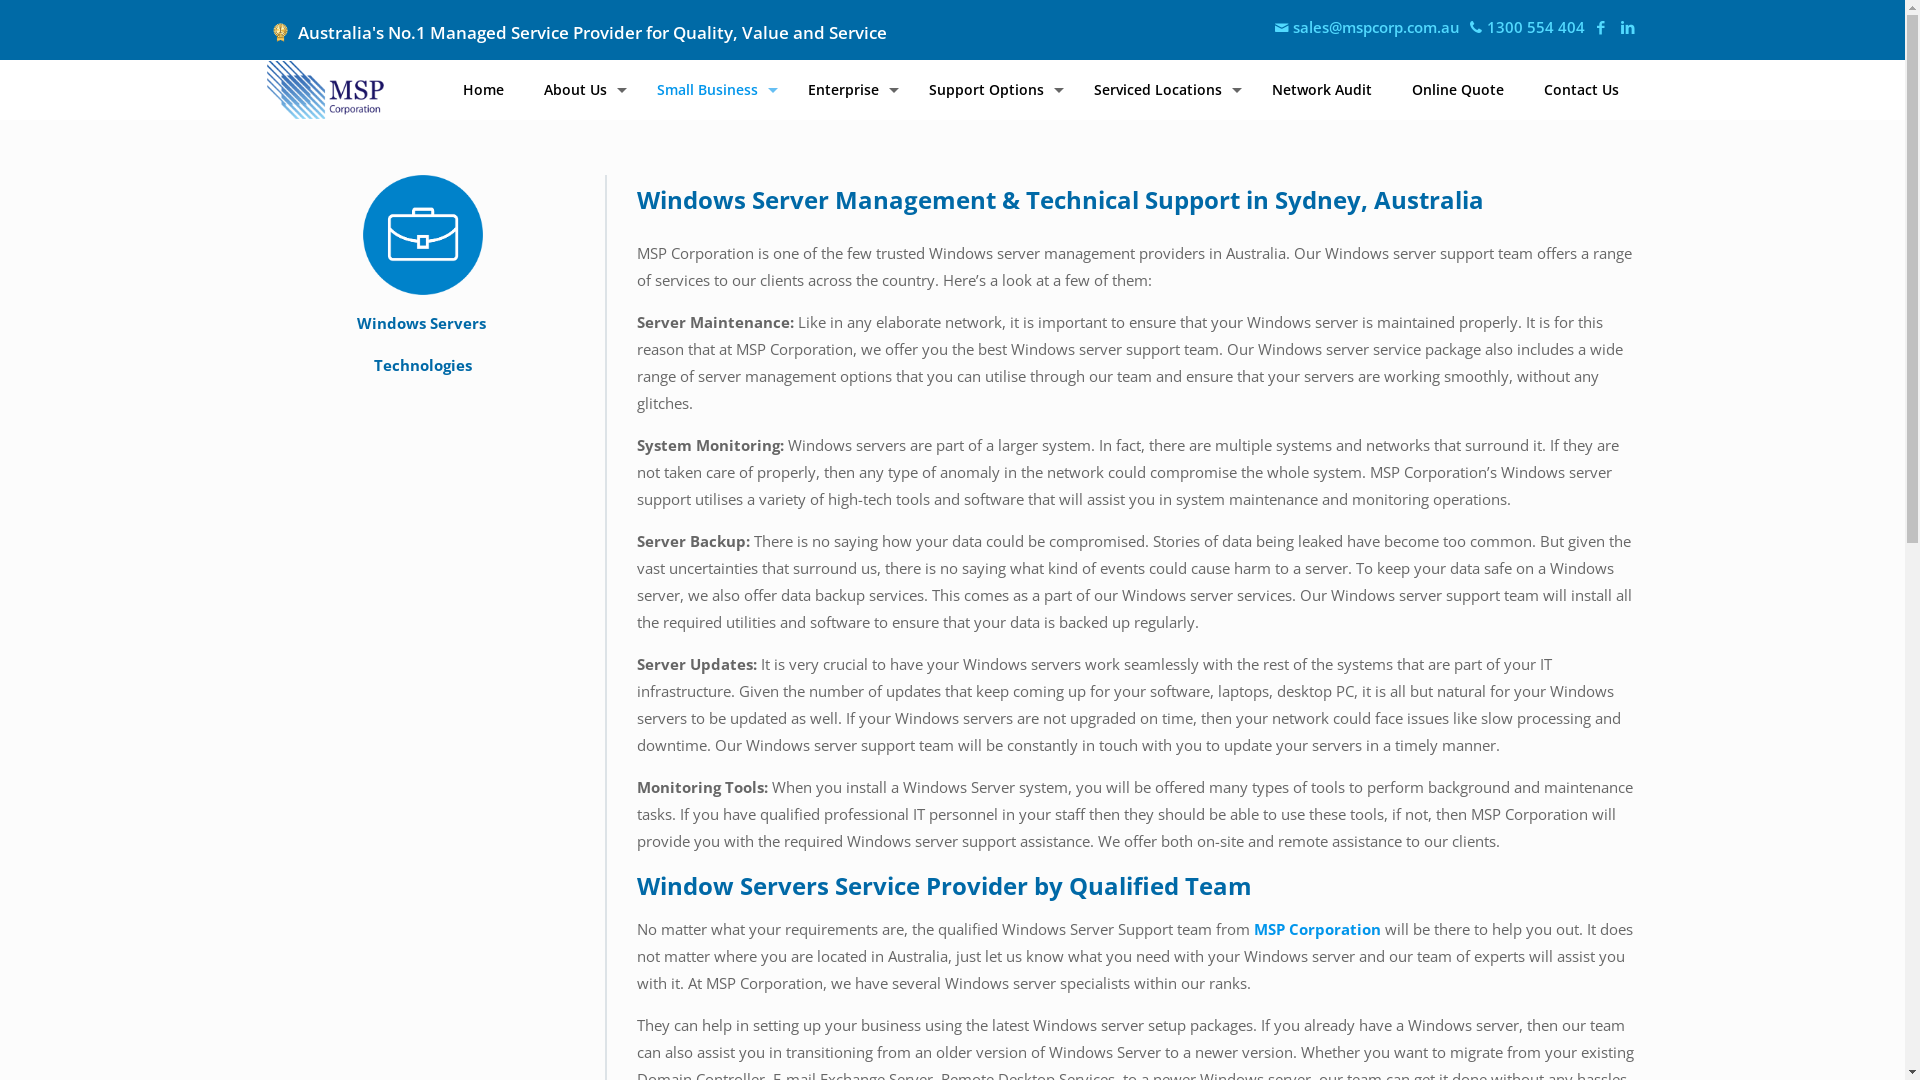 The width and height of the screenshot is (1920, 1080). What do you see at coordinates (1458, 88) in the screenshot?
I see `'Online Quote'` at bounding box center [1458, 88].